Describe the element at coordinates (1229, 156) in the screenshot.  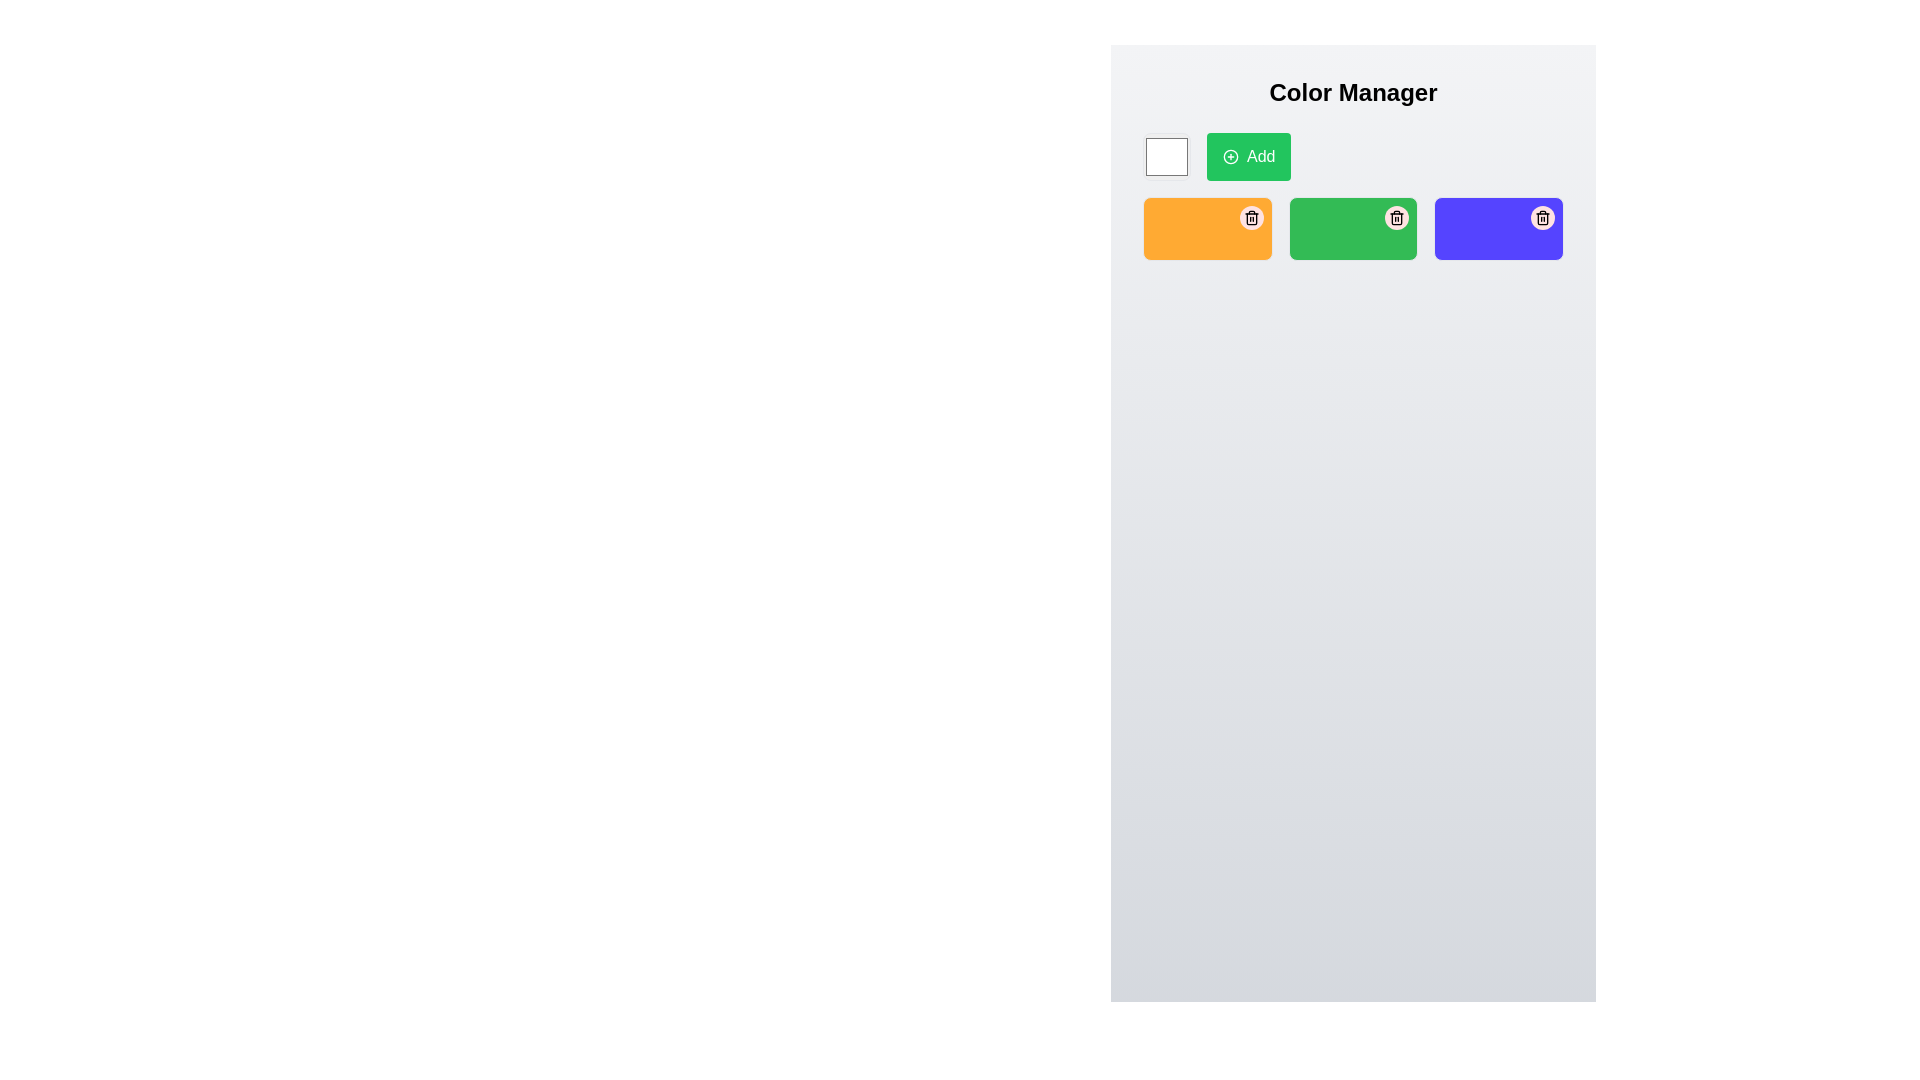
I see `the circular green icon with a plus symbol` at that location.